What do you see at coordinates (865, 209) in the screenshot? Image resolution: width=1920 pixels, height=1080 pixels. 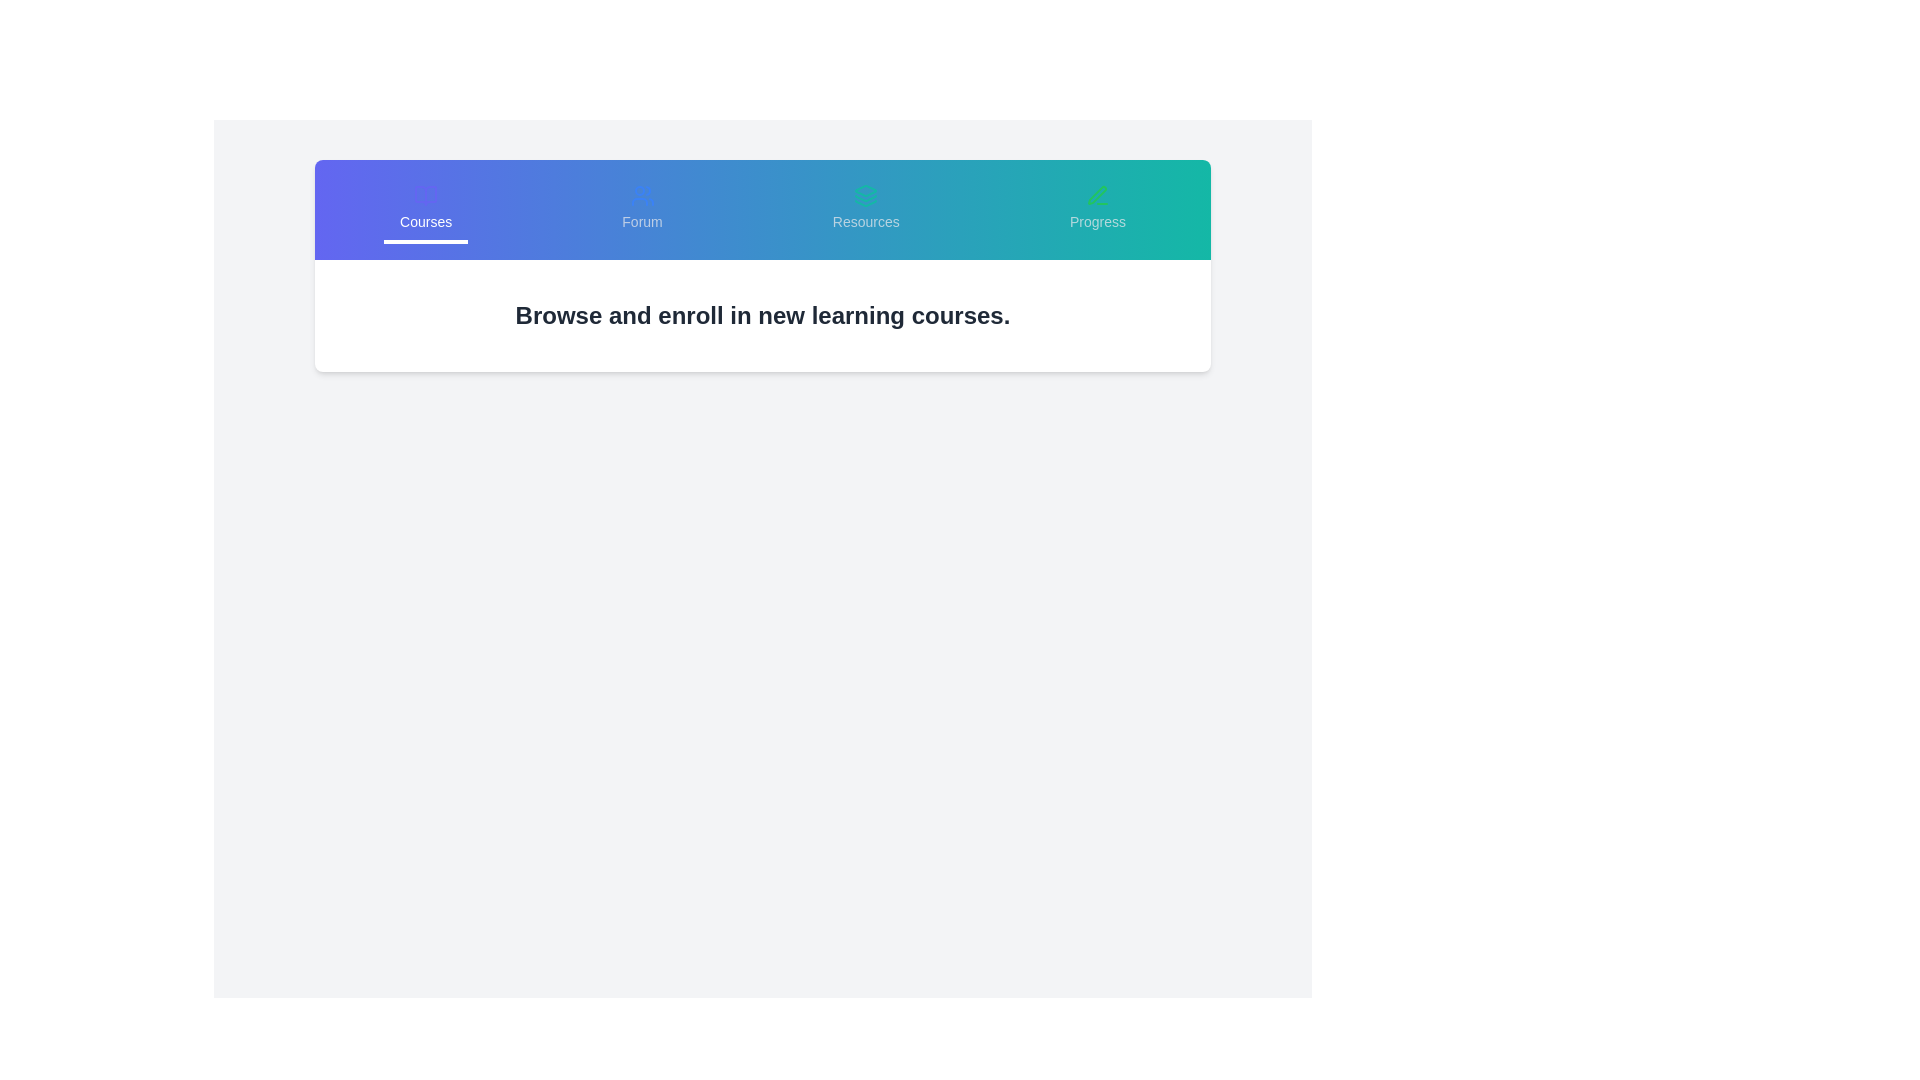 I see `the tab labeled Resources` at bounding box center [865, 209].